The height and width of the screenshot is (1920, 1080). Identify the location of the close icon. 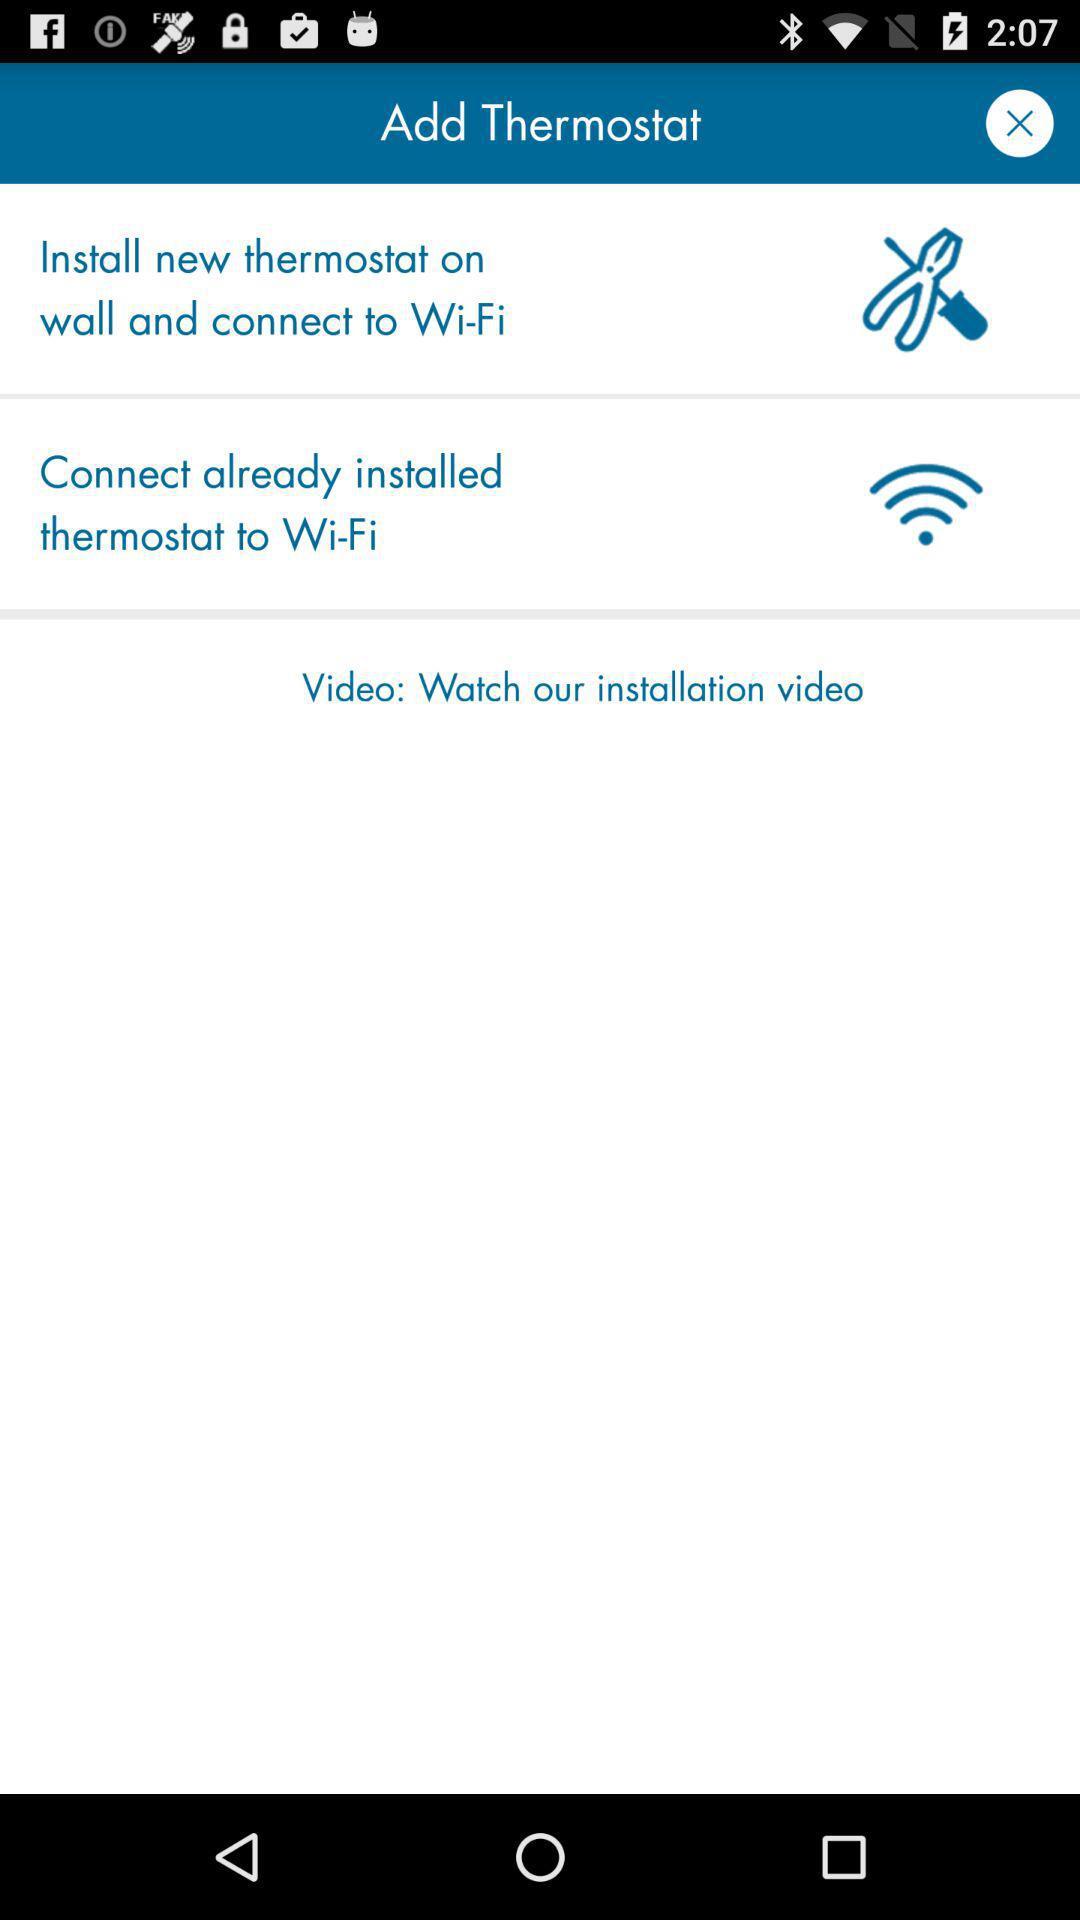
(1019, 131).